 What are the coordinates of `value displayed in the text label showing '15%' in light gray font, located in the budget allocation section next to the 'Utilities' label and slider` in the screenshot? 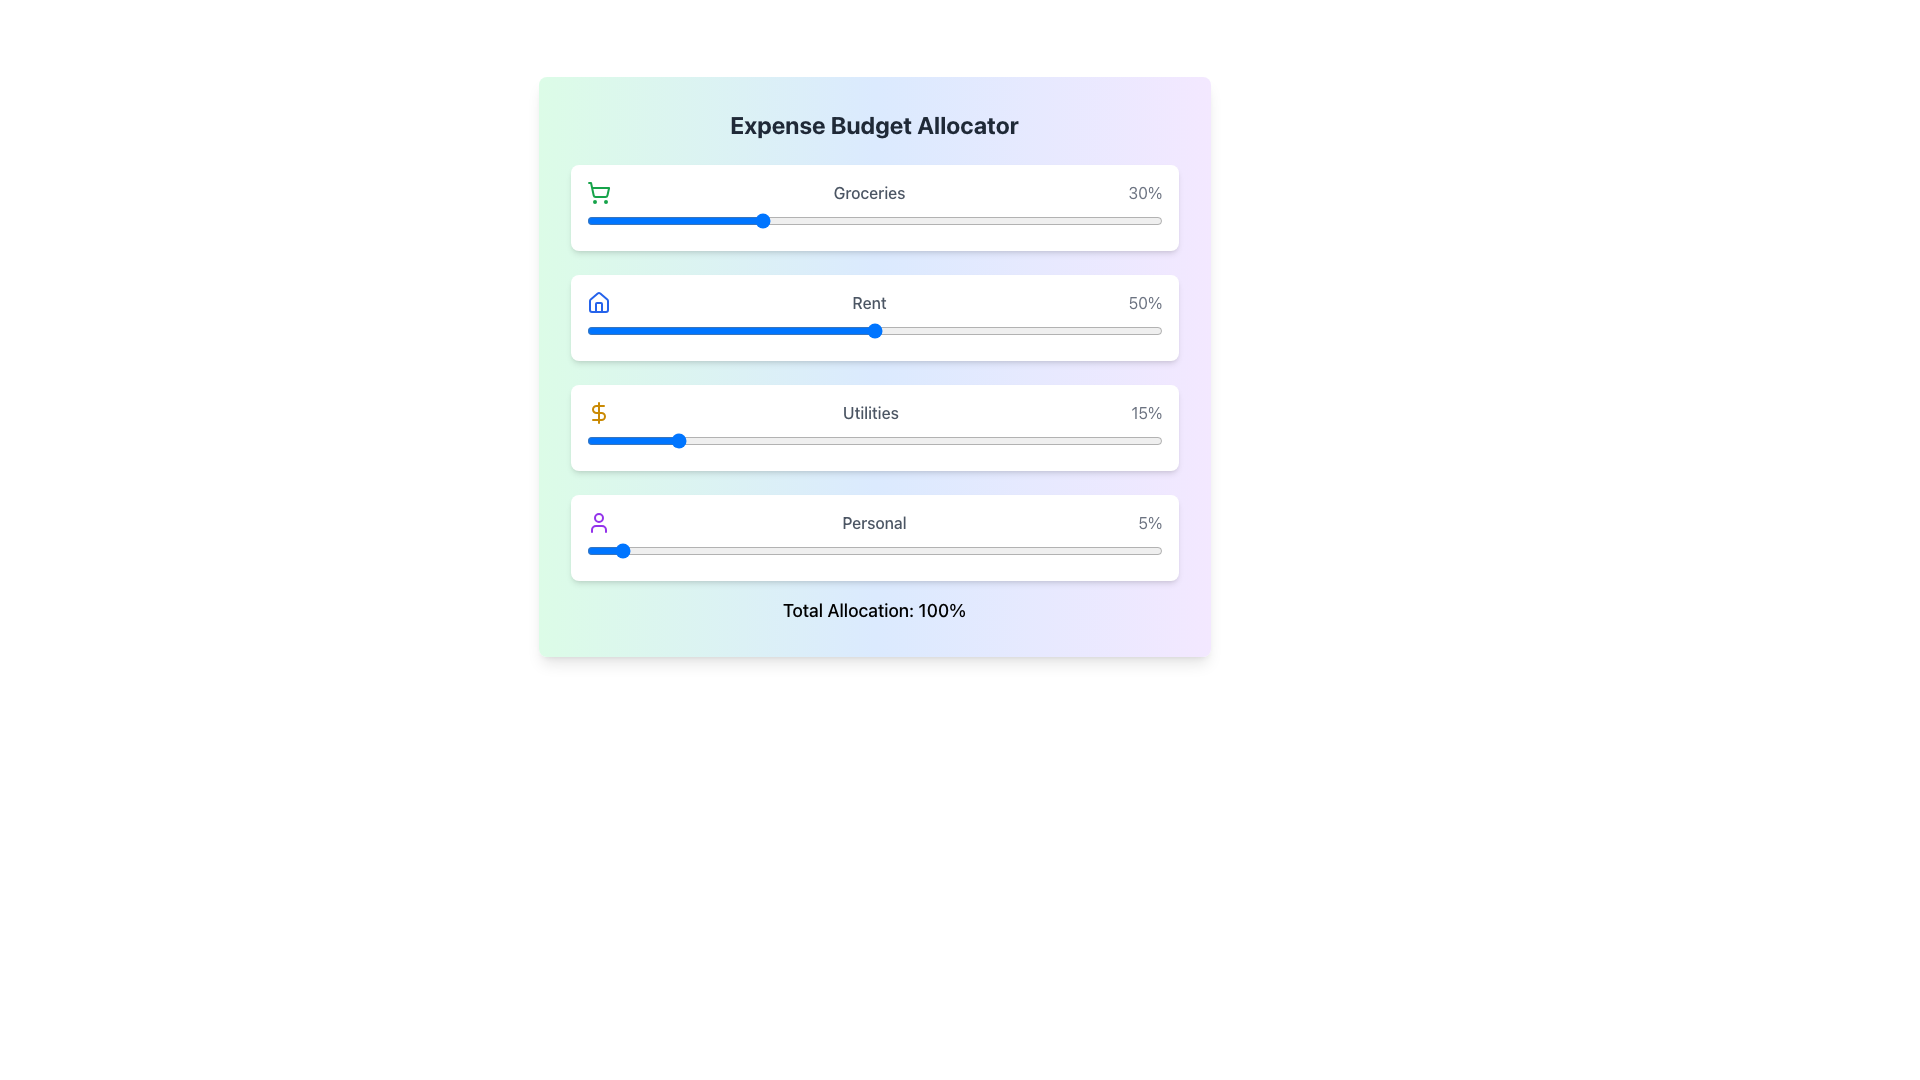 It's located at (1146, 411).